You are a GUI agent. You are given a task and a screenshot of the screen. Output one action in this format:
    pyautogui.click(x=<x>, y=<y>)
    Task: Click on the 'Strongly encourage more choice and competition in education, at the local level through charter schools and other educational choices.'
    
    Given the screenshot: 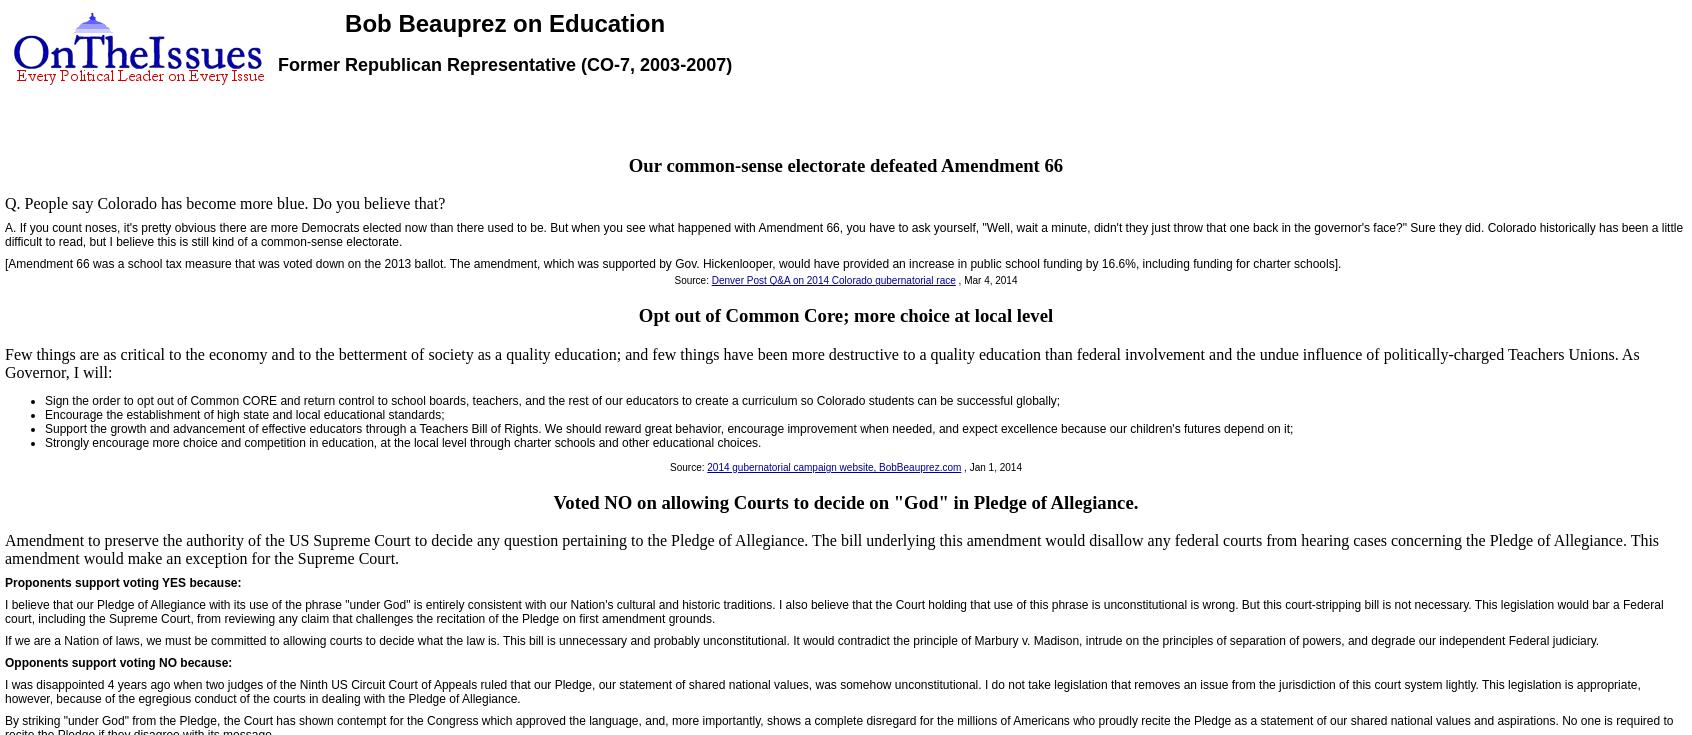 What is the action you would take?
    pyautogui.click(x=403, y=441)
    